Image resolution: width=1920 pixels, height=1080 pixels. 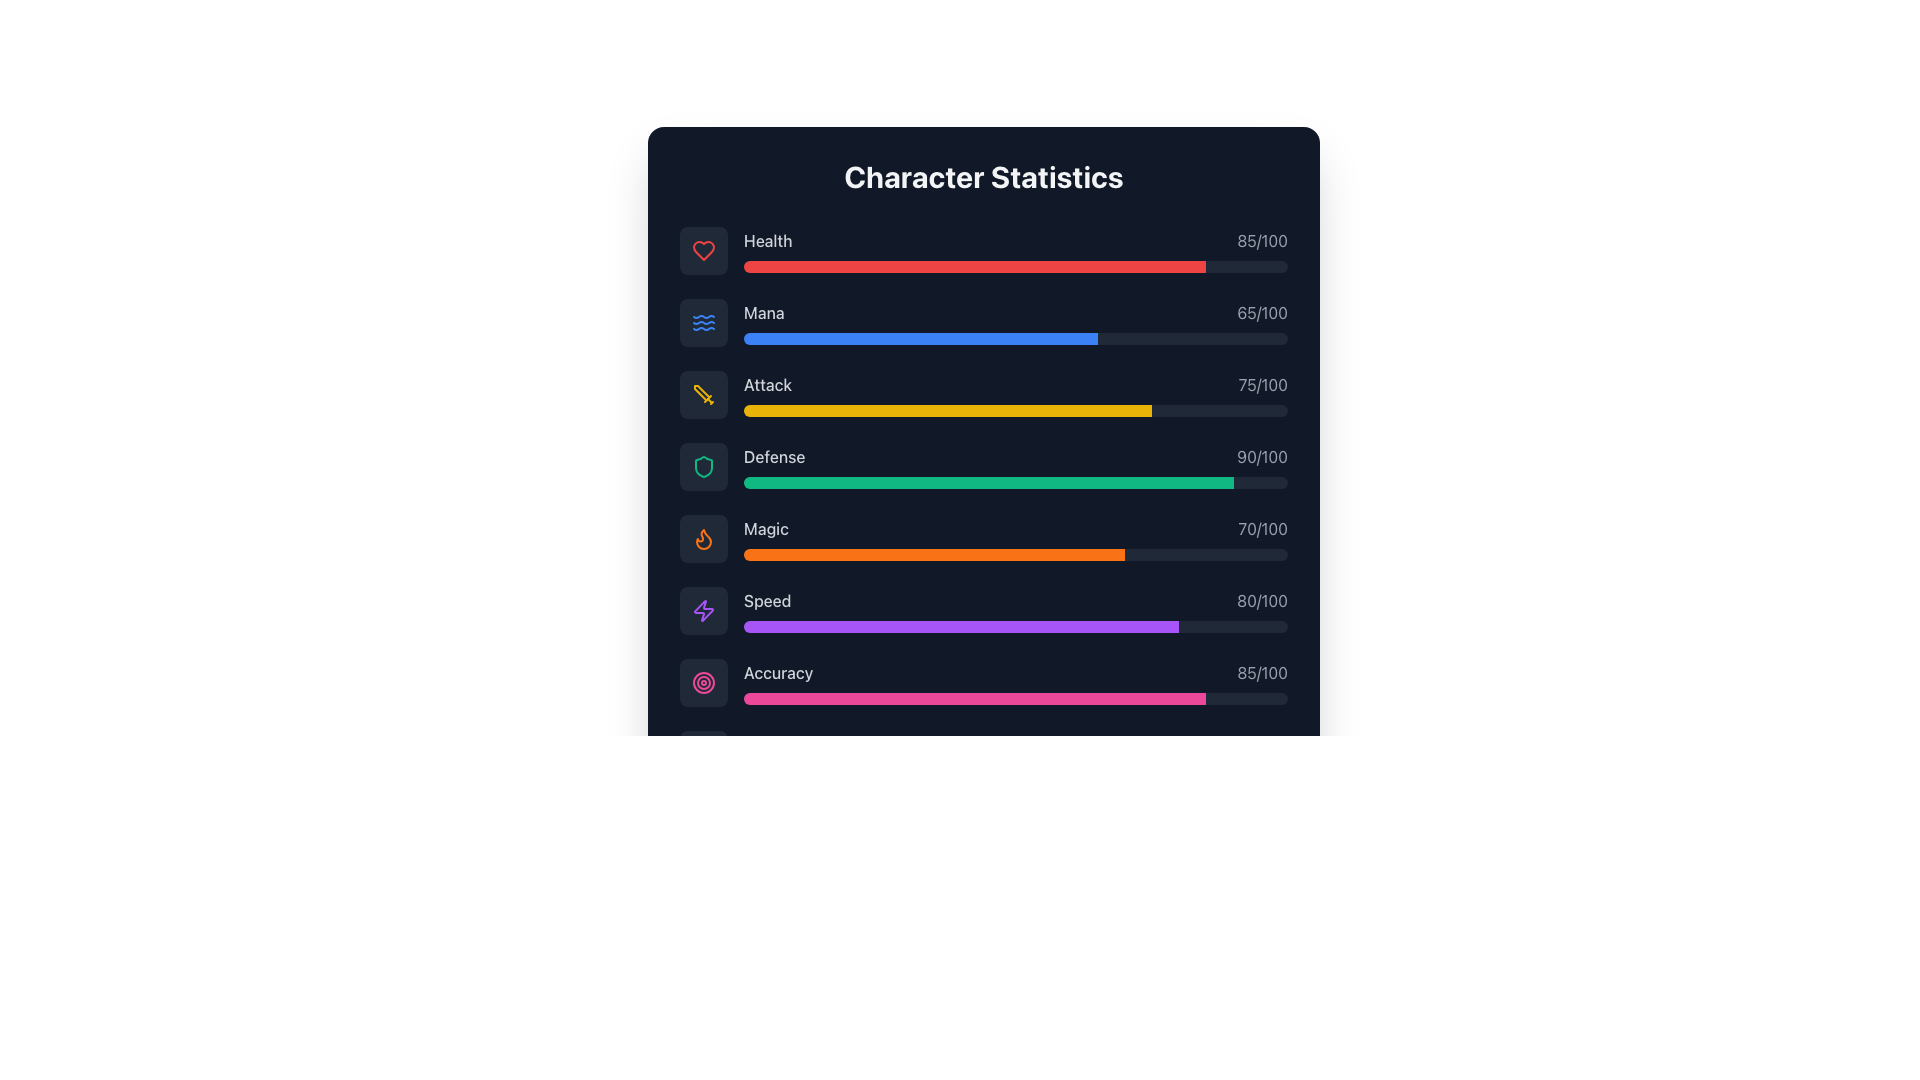 I want to click on the 'Mana' progress bar, which visually represents the current value of 65 out of a maximum of 100, positioned centrally below the 'Health' bar and above the 'Attack' bar, so click(x=1016, y=338).